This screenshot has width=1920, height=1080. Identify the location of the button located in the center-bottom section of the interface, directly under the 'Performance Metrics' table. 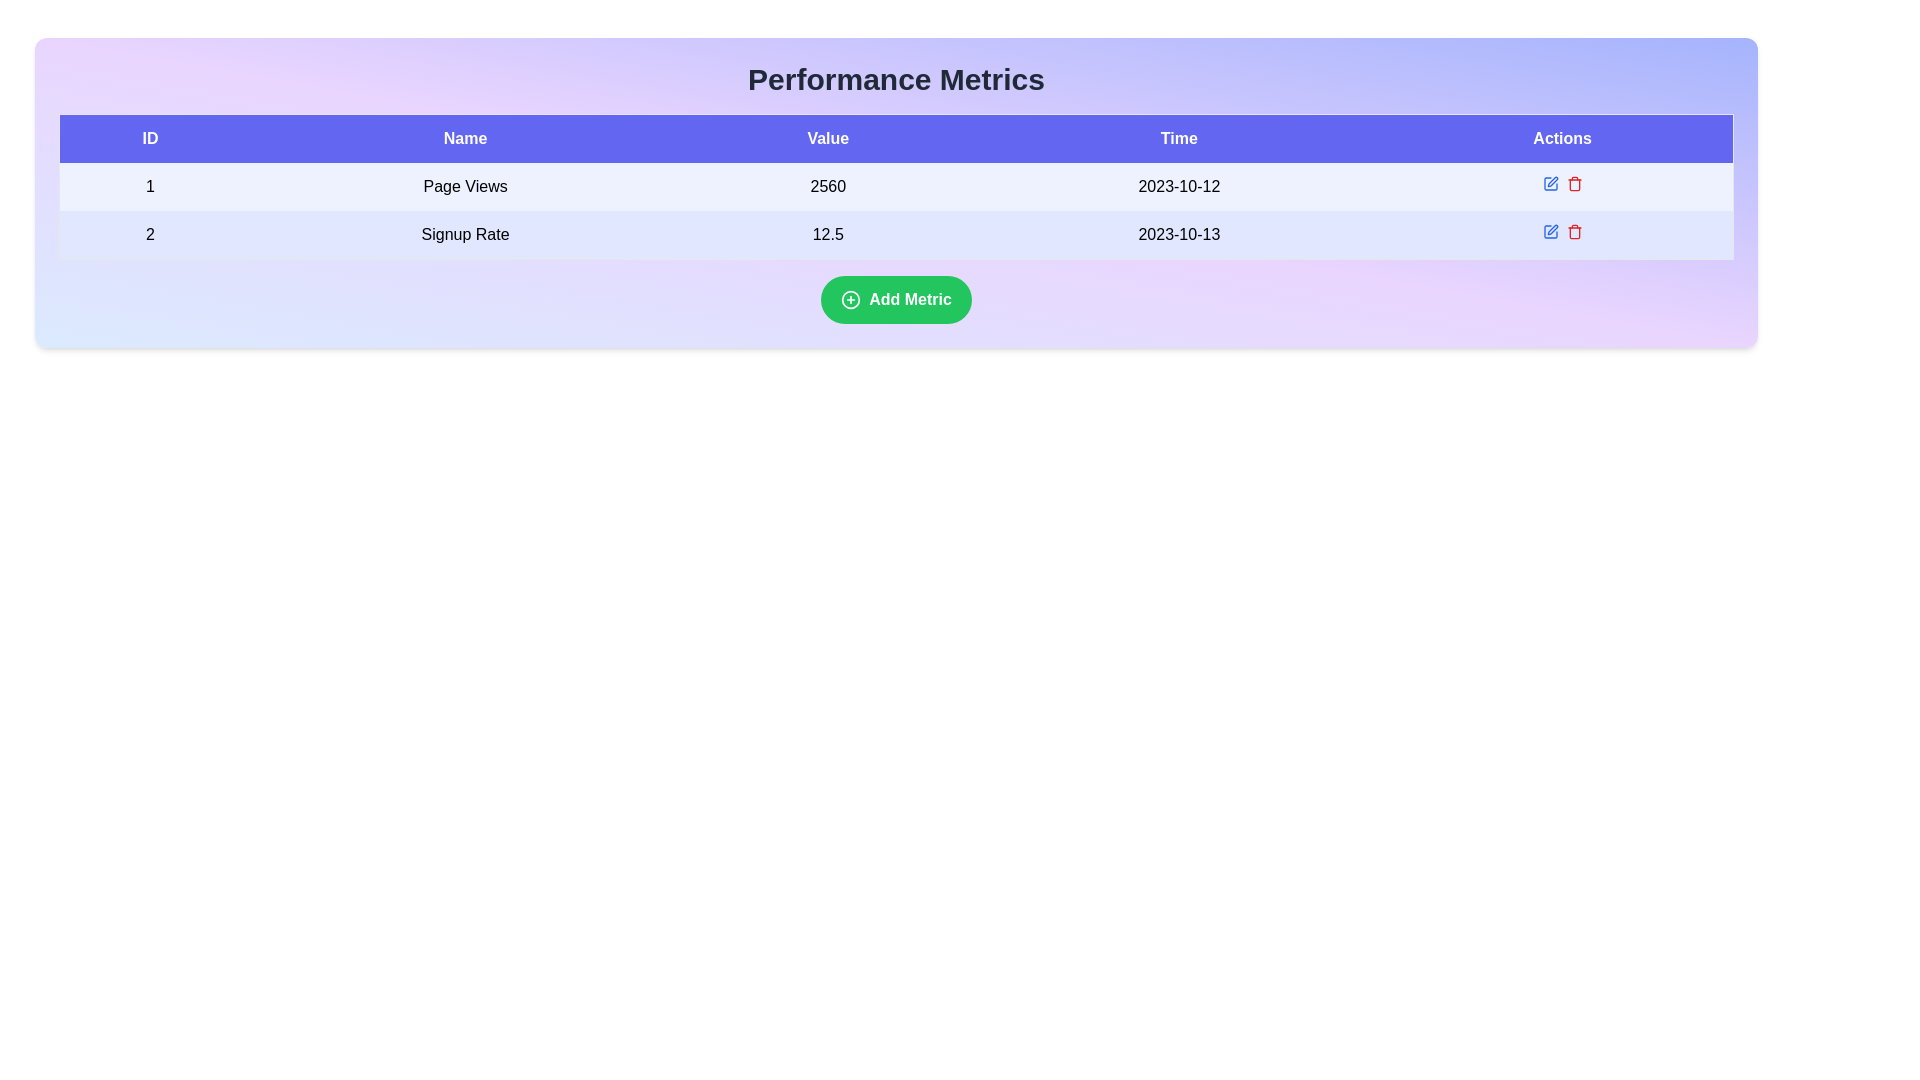
(895, 300).